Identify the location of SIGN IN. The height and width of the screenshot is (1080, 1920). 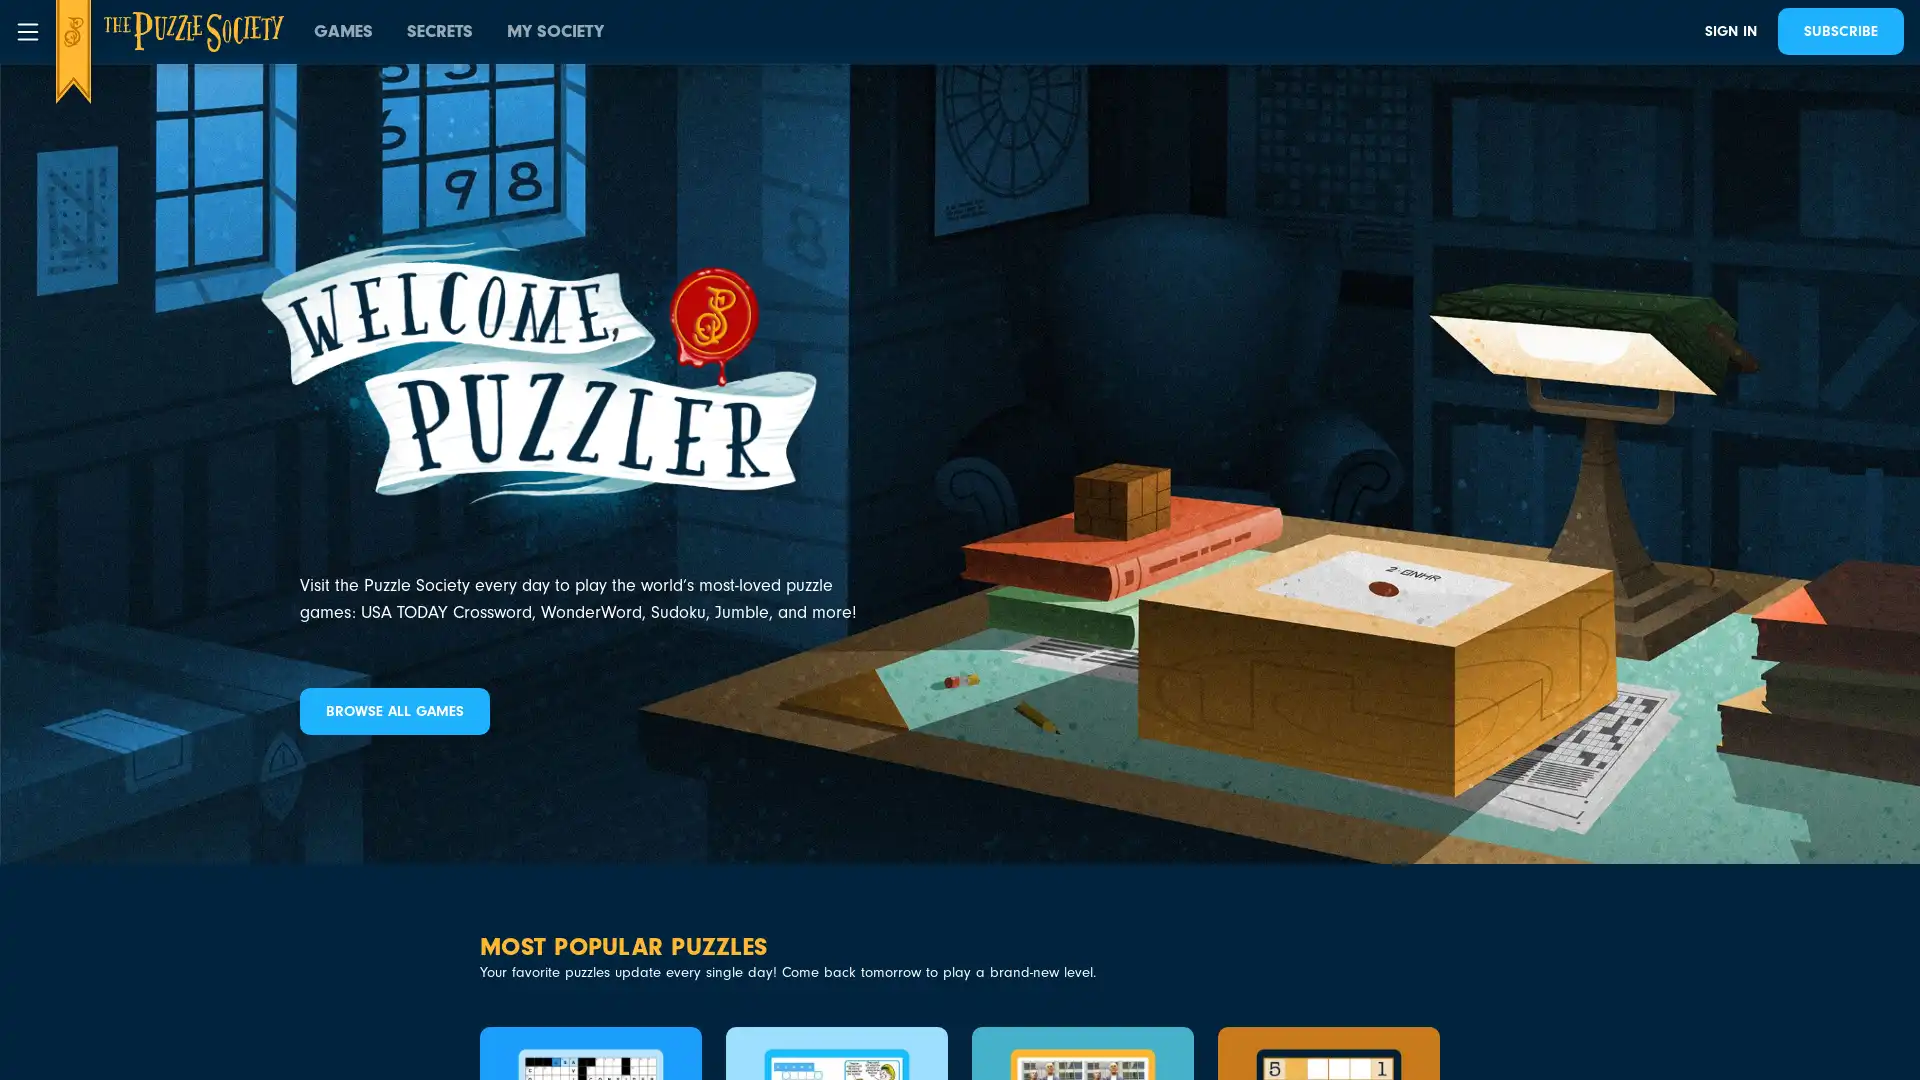
(1730, 31).